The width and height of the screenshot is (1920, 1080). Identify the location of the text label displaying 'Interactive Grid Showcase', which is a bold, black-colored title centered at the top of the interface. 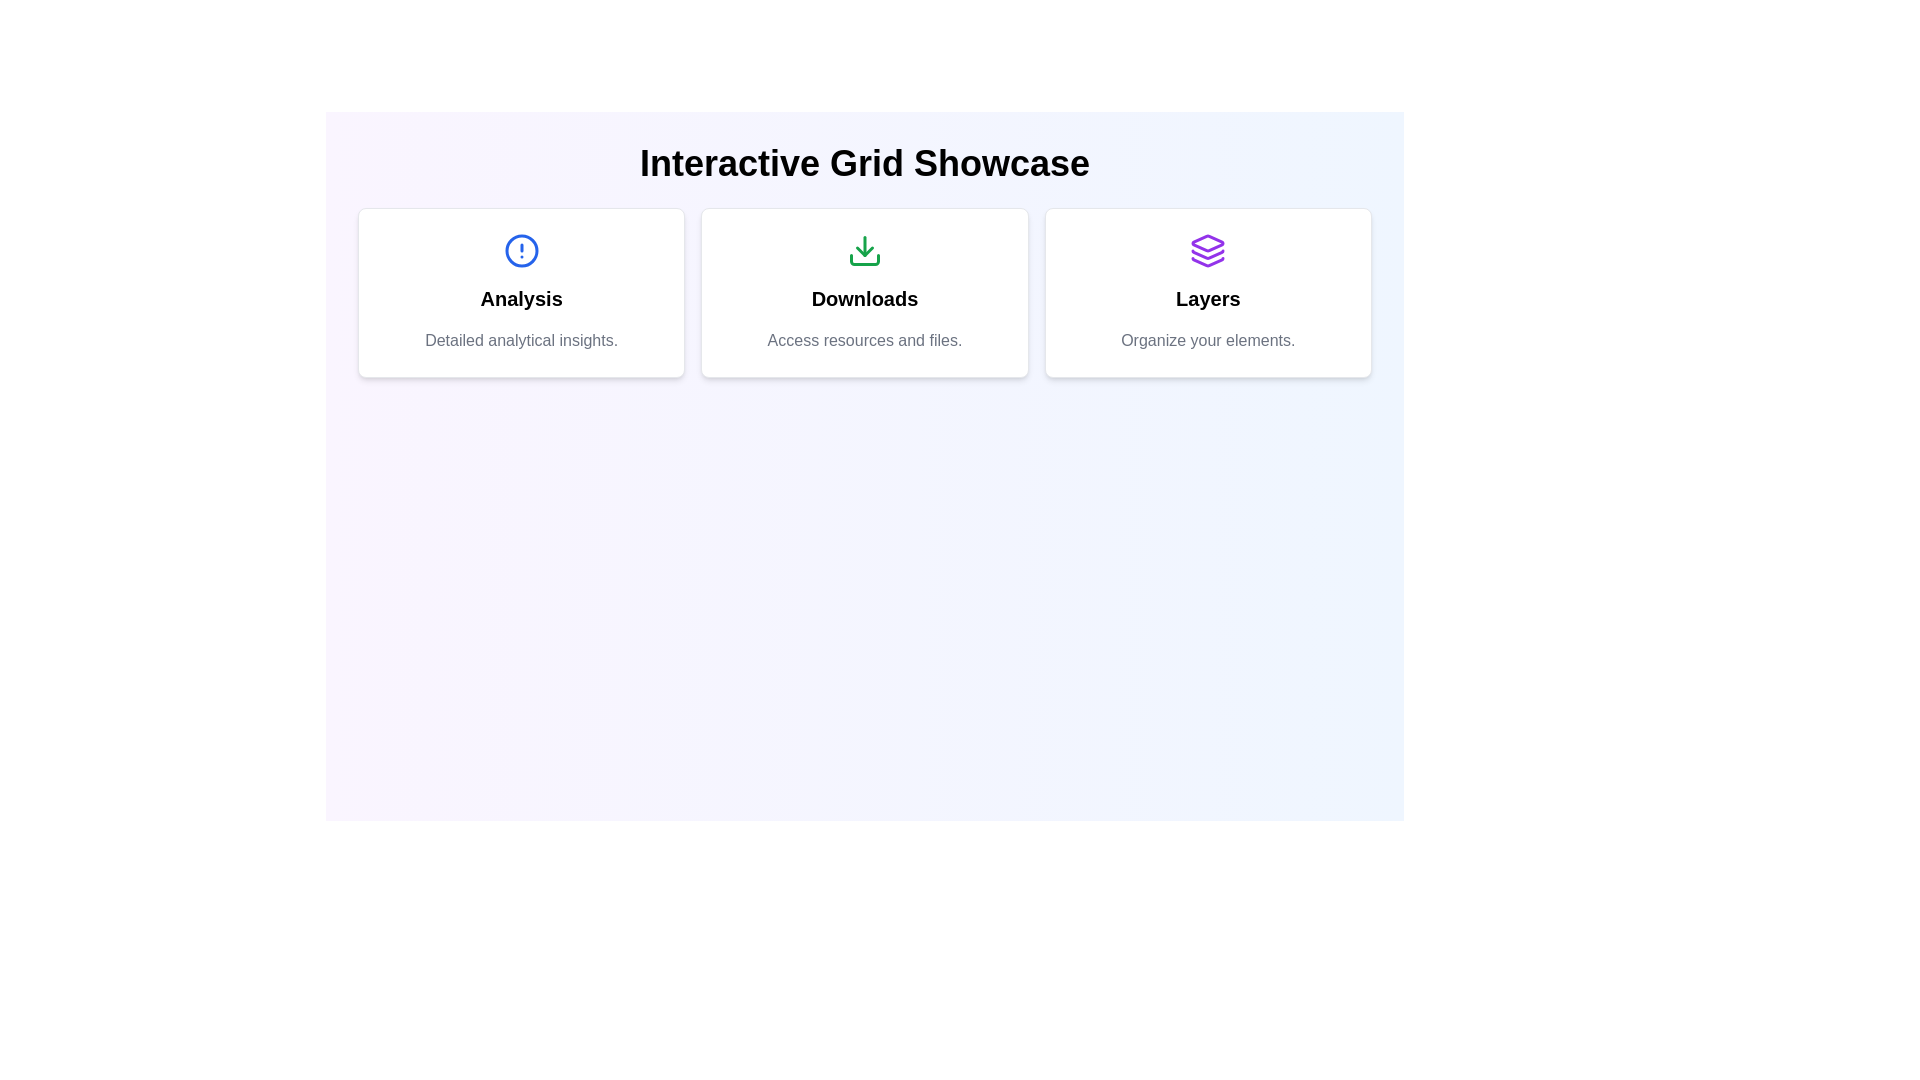
(864, 163).